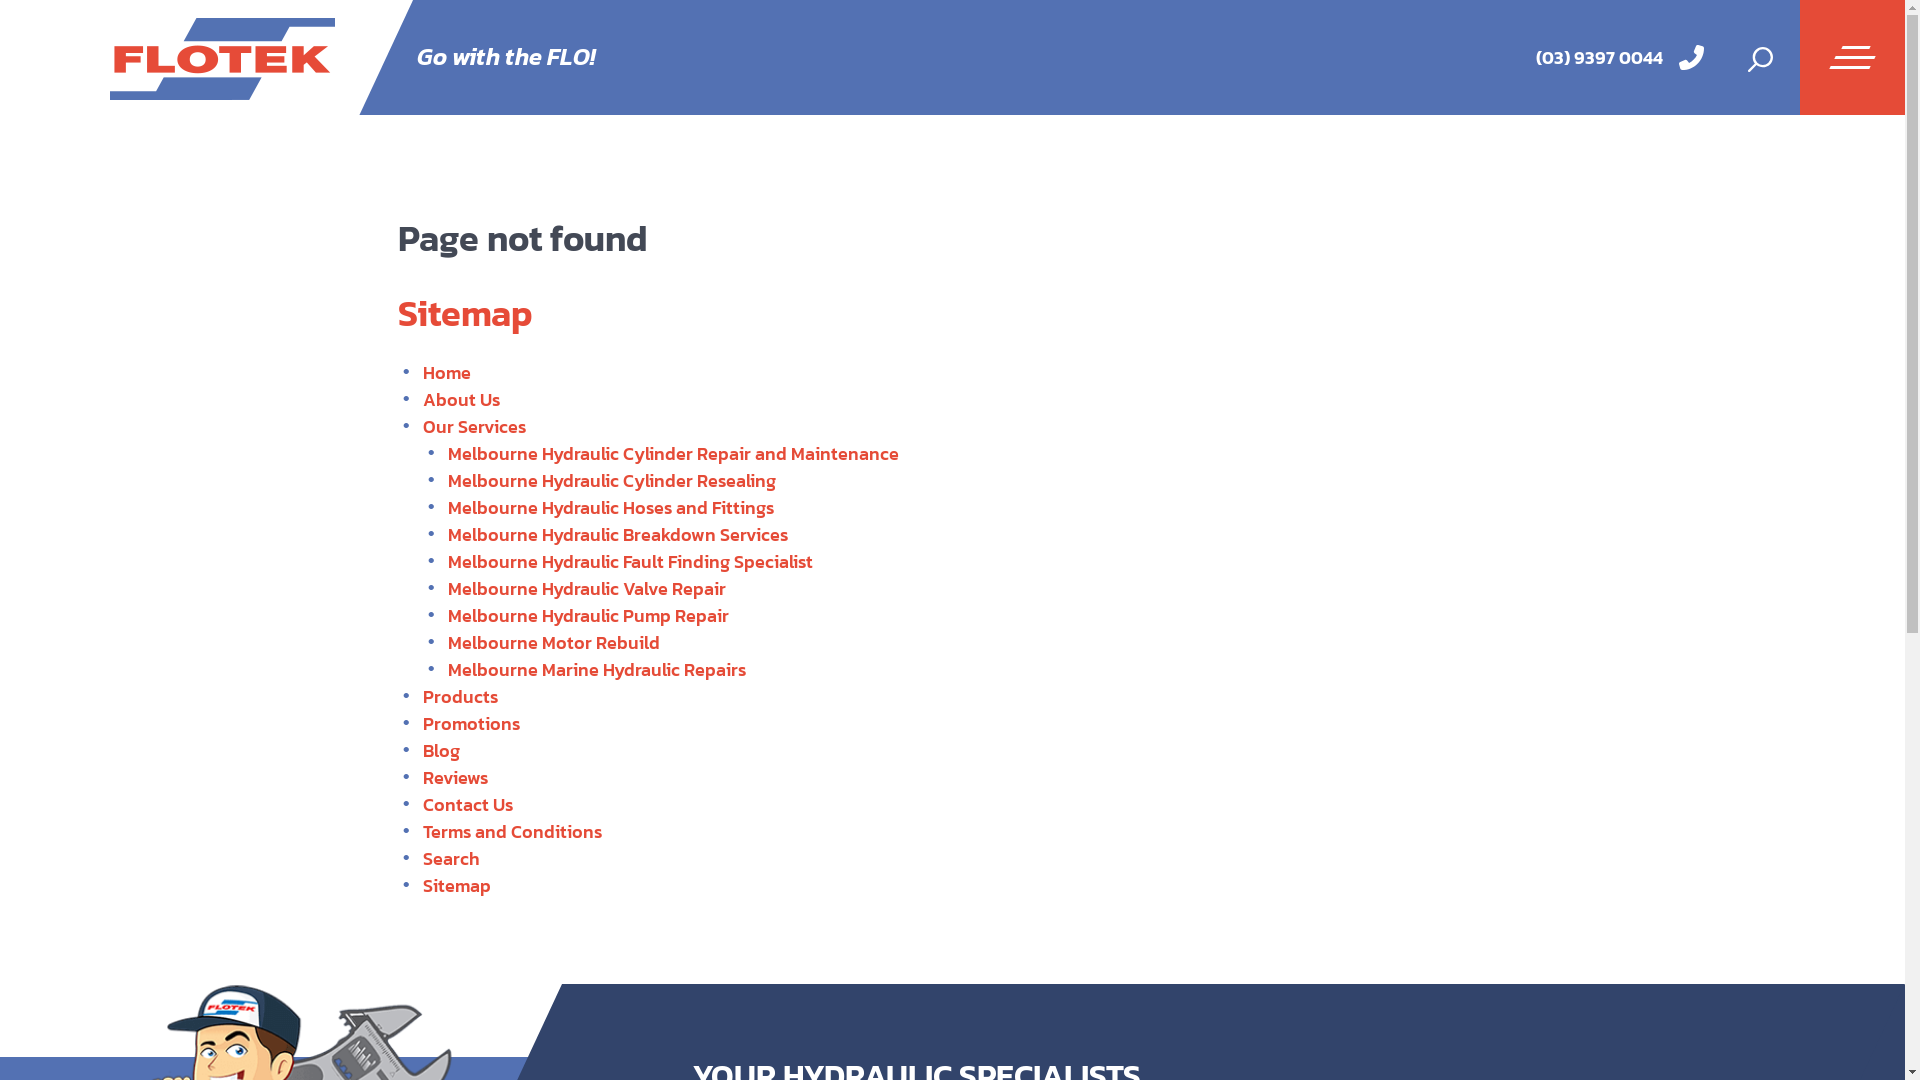  I want to click on 'Products', so click(458, 695).